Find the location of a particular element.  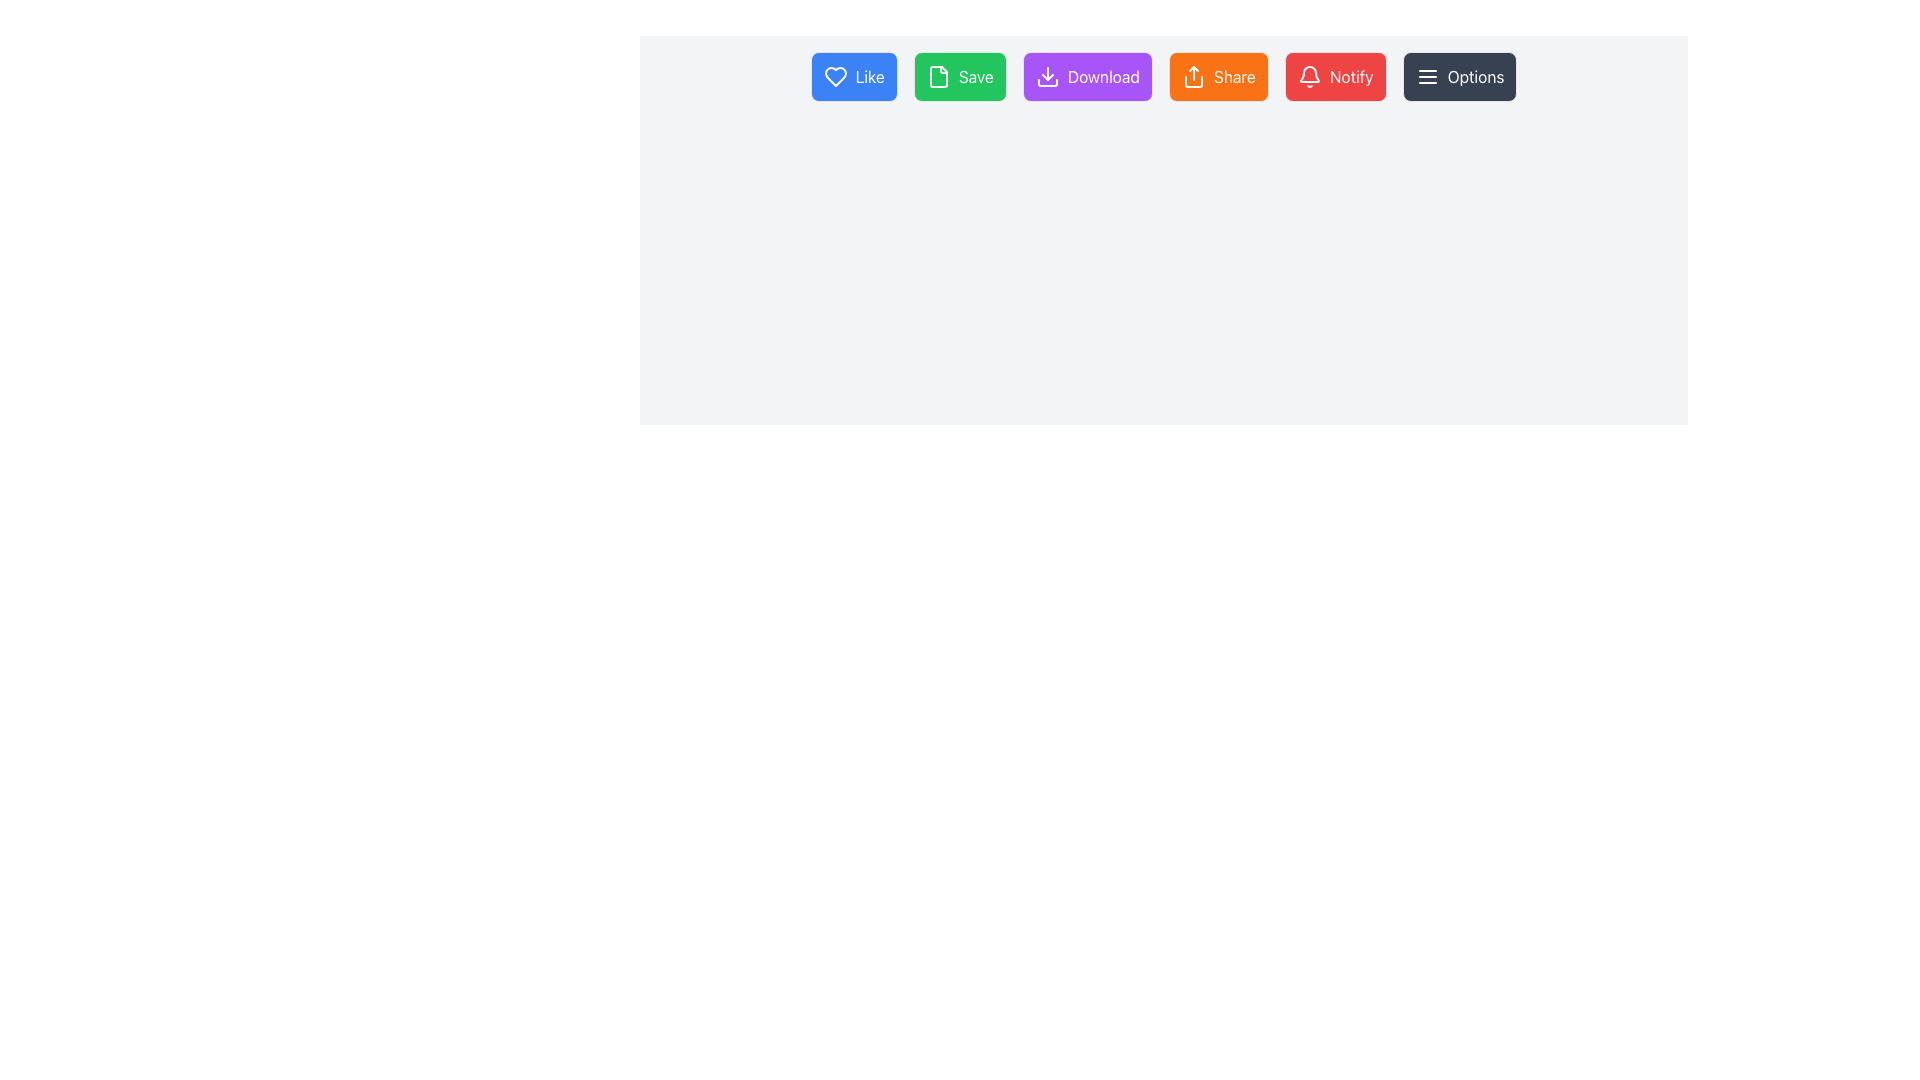

the red 'Notify' button with a bell icon located is located at coordinates (1334, 76).